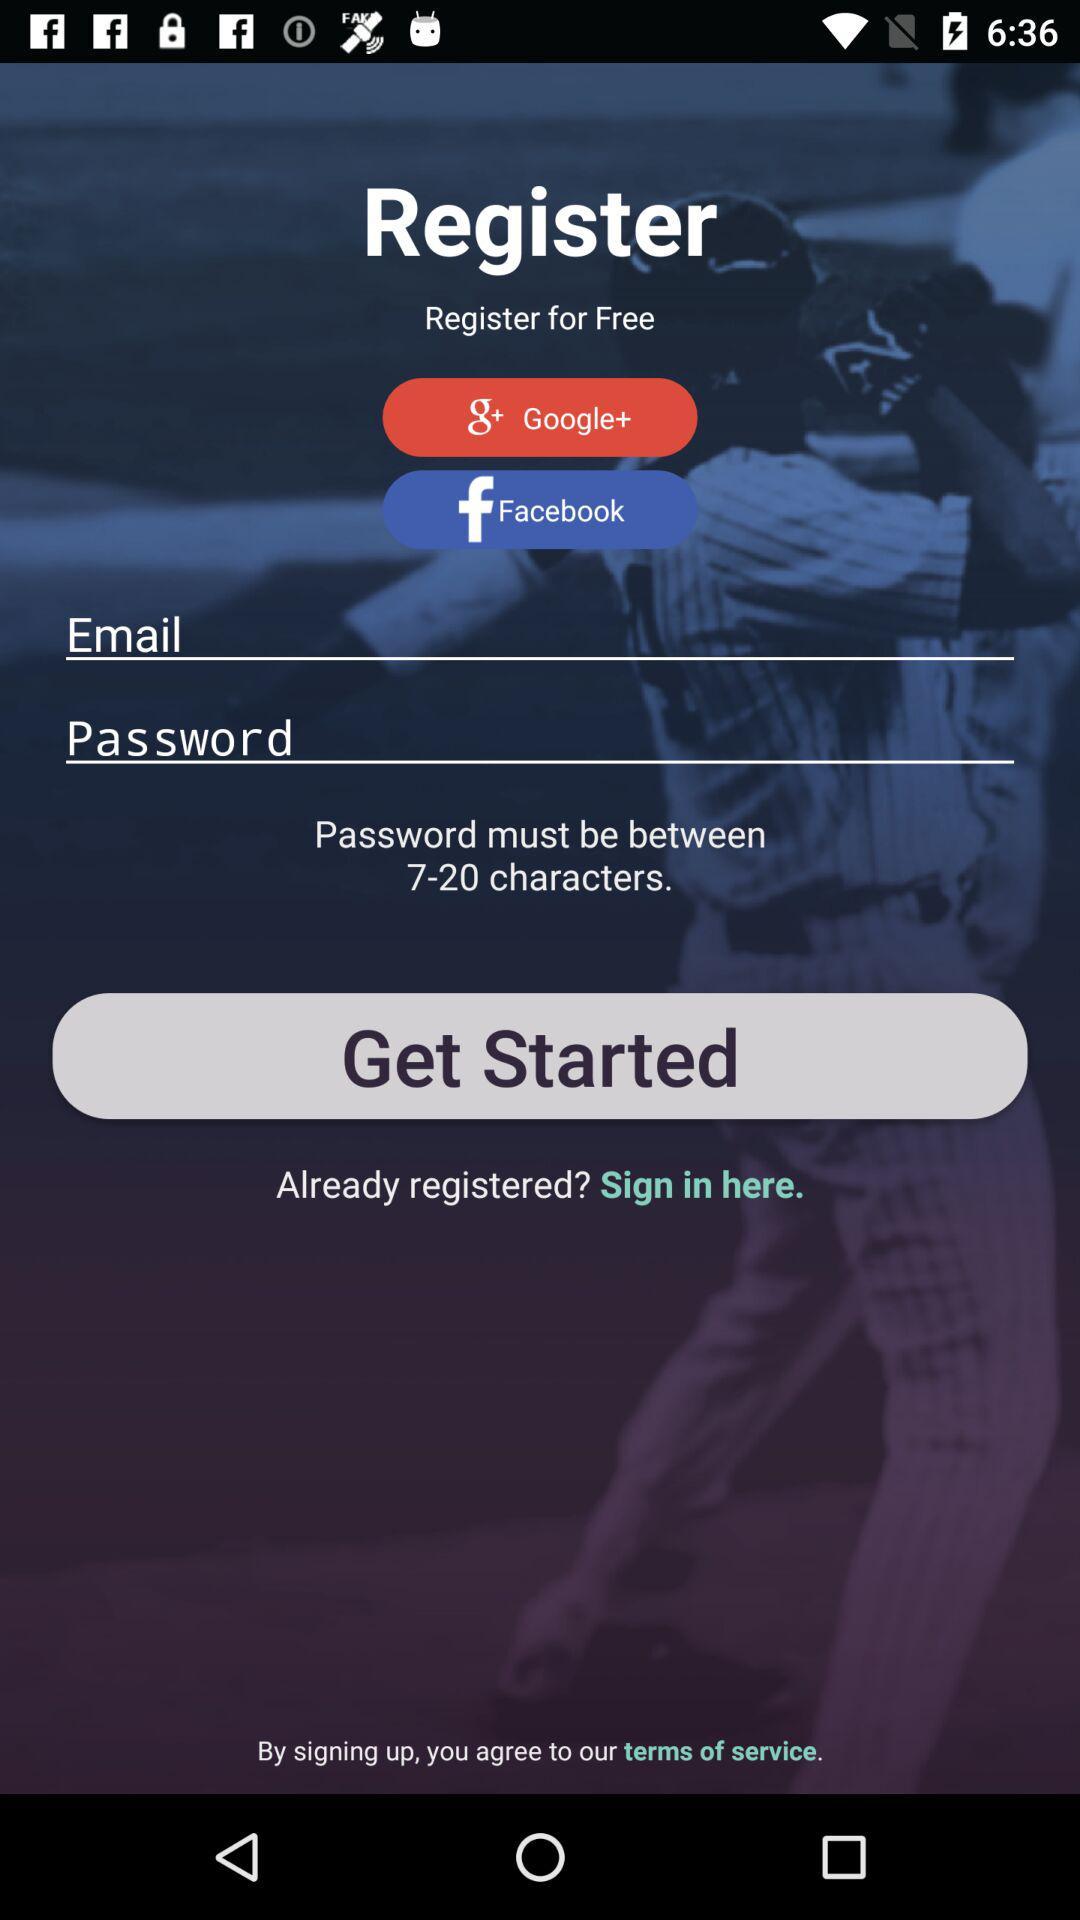 The height and width of the screenshot is (1920, 1080). Describe the element at coordinates (540, 1055) in the screenshot. I see `icon below password must be item` at that location.